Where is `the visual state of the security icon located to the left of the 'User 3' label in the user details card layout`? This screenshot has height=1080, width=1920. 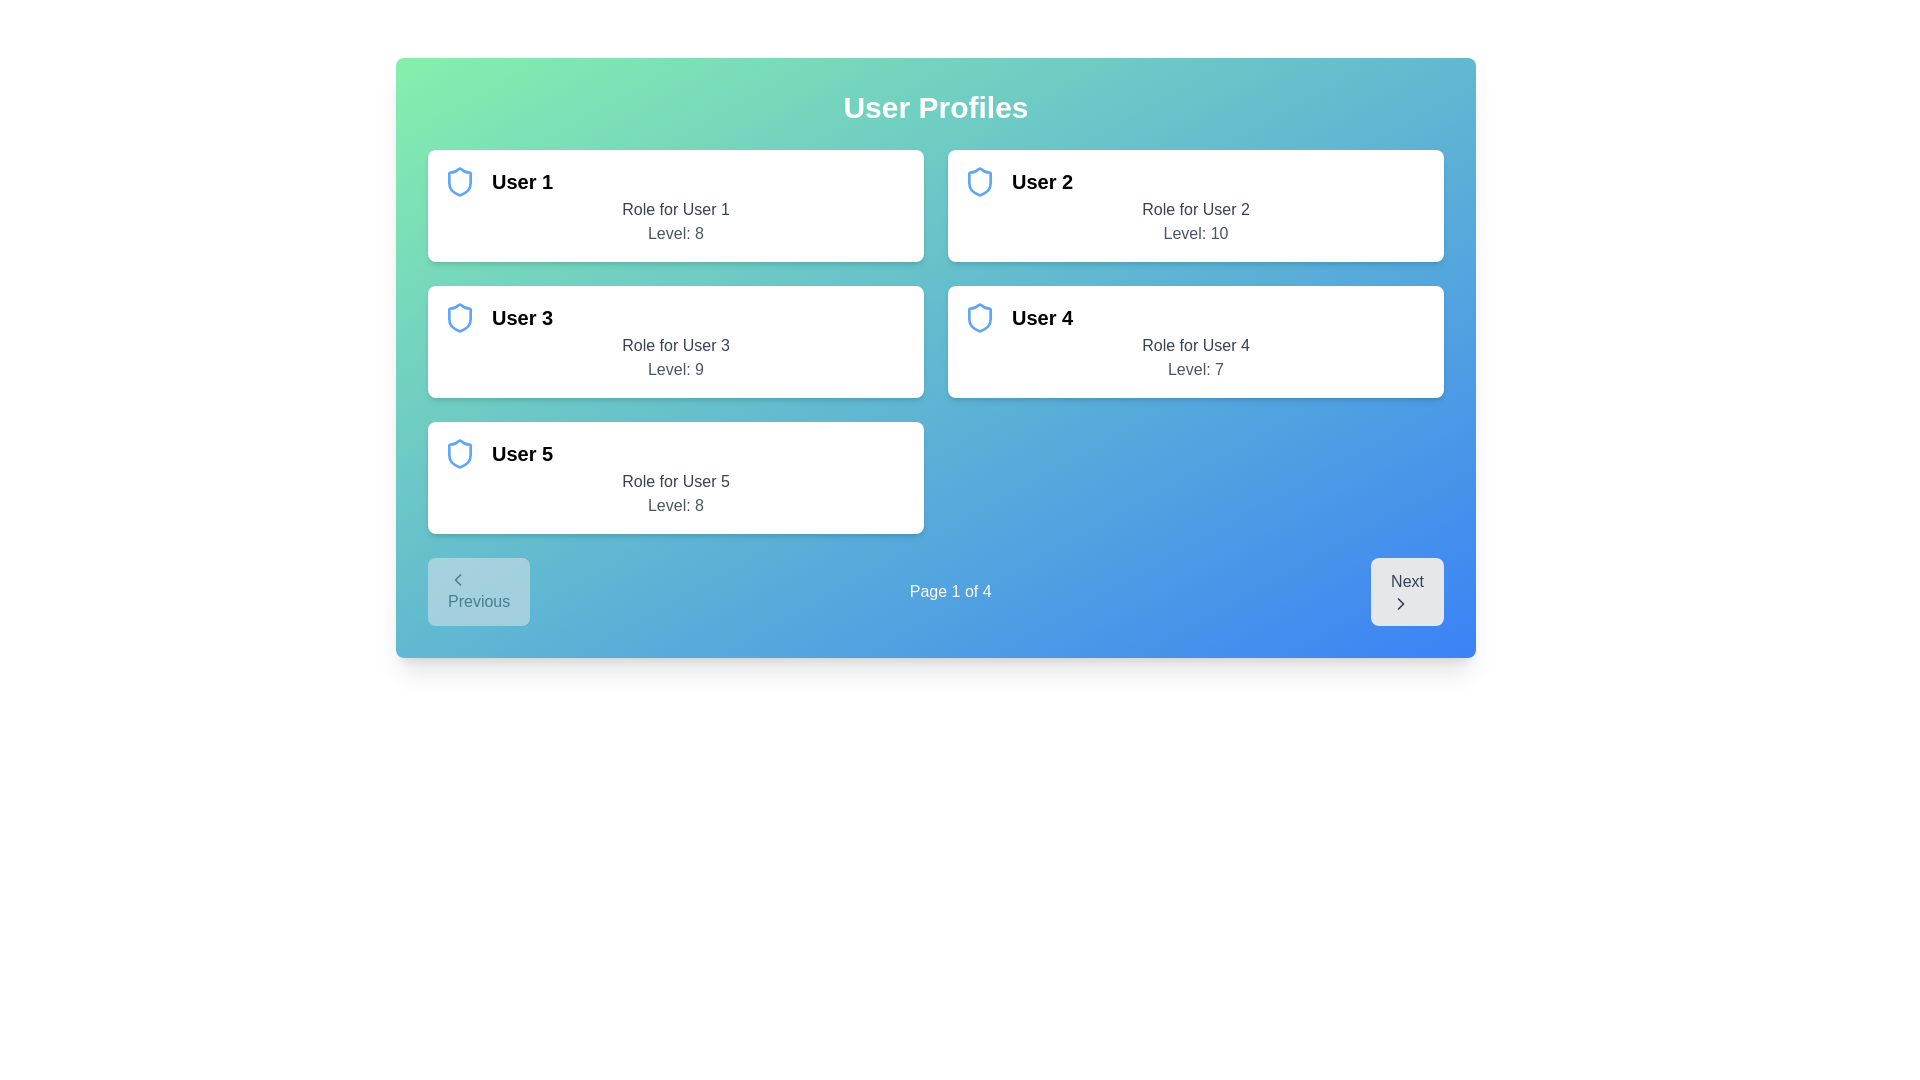
the visual state of the security icon located to the left of the 'User 3' label in the user details card layout is located at coordinates (459, 316).